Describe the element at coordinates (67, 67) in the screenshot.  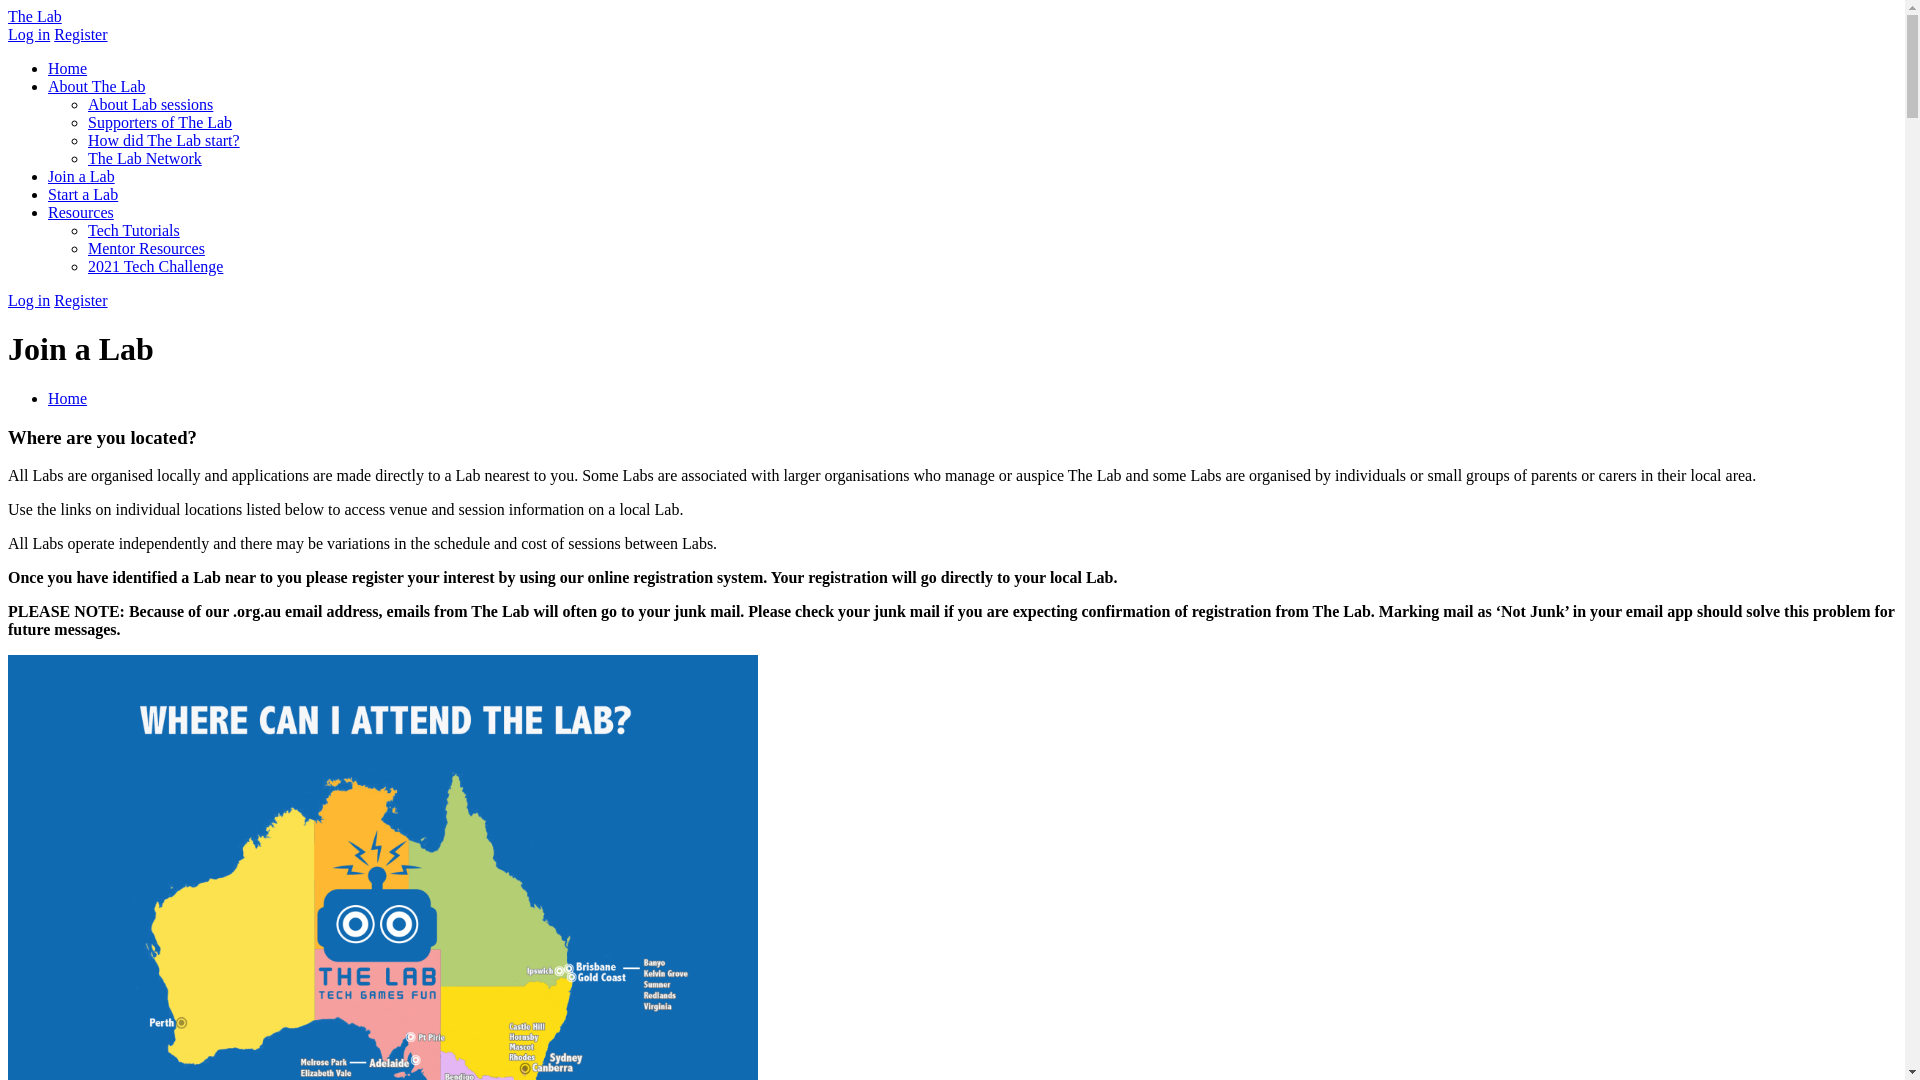
I see `'Home'` at that location.